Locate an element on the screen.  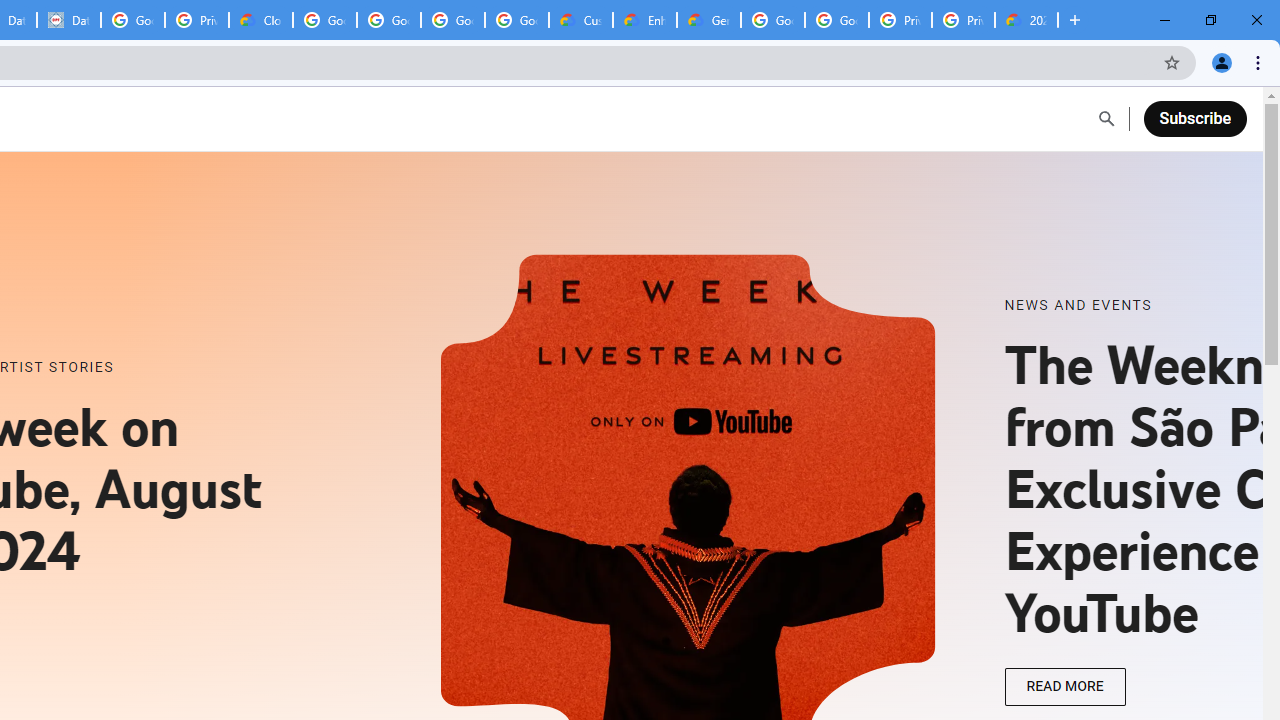
'Google Cloud Platform' is located at coordinates (837, 20).